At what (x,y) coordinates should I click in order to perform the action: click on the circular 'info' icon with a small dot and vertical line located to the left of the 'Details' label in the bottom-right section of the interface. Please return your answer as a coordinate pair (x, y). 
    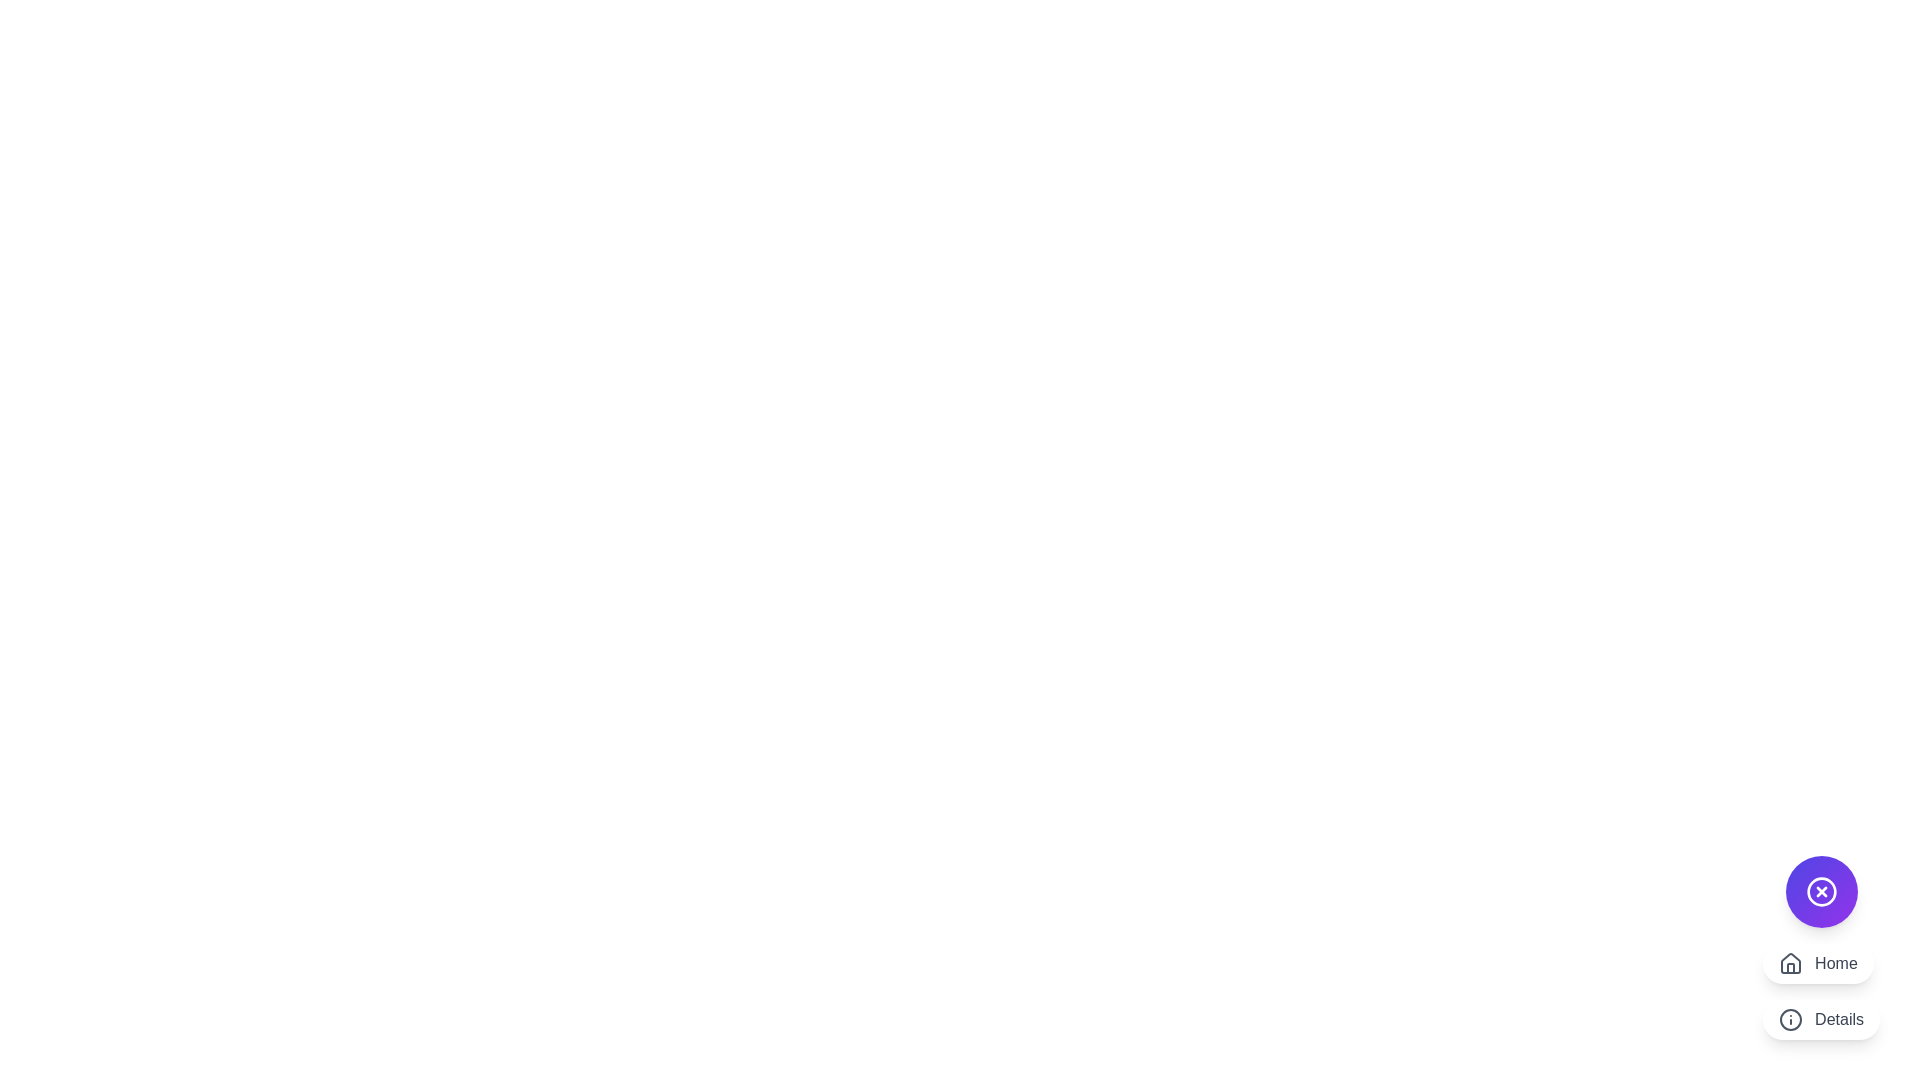
    Looking at the image, I should click on (1791, 1019).